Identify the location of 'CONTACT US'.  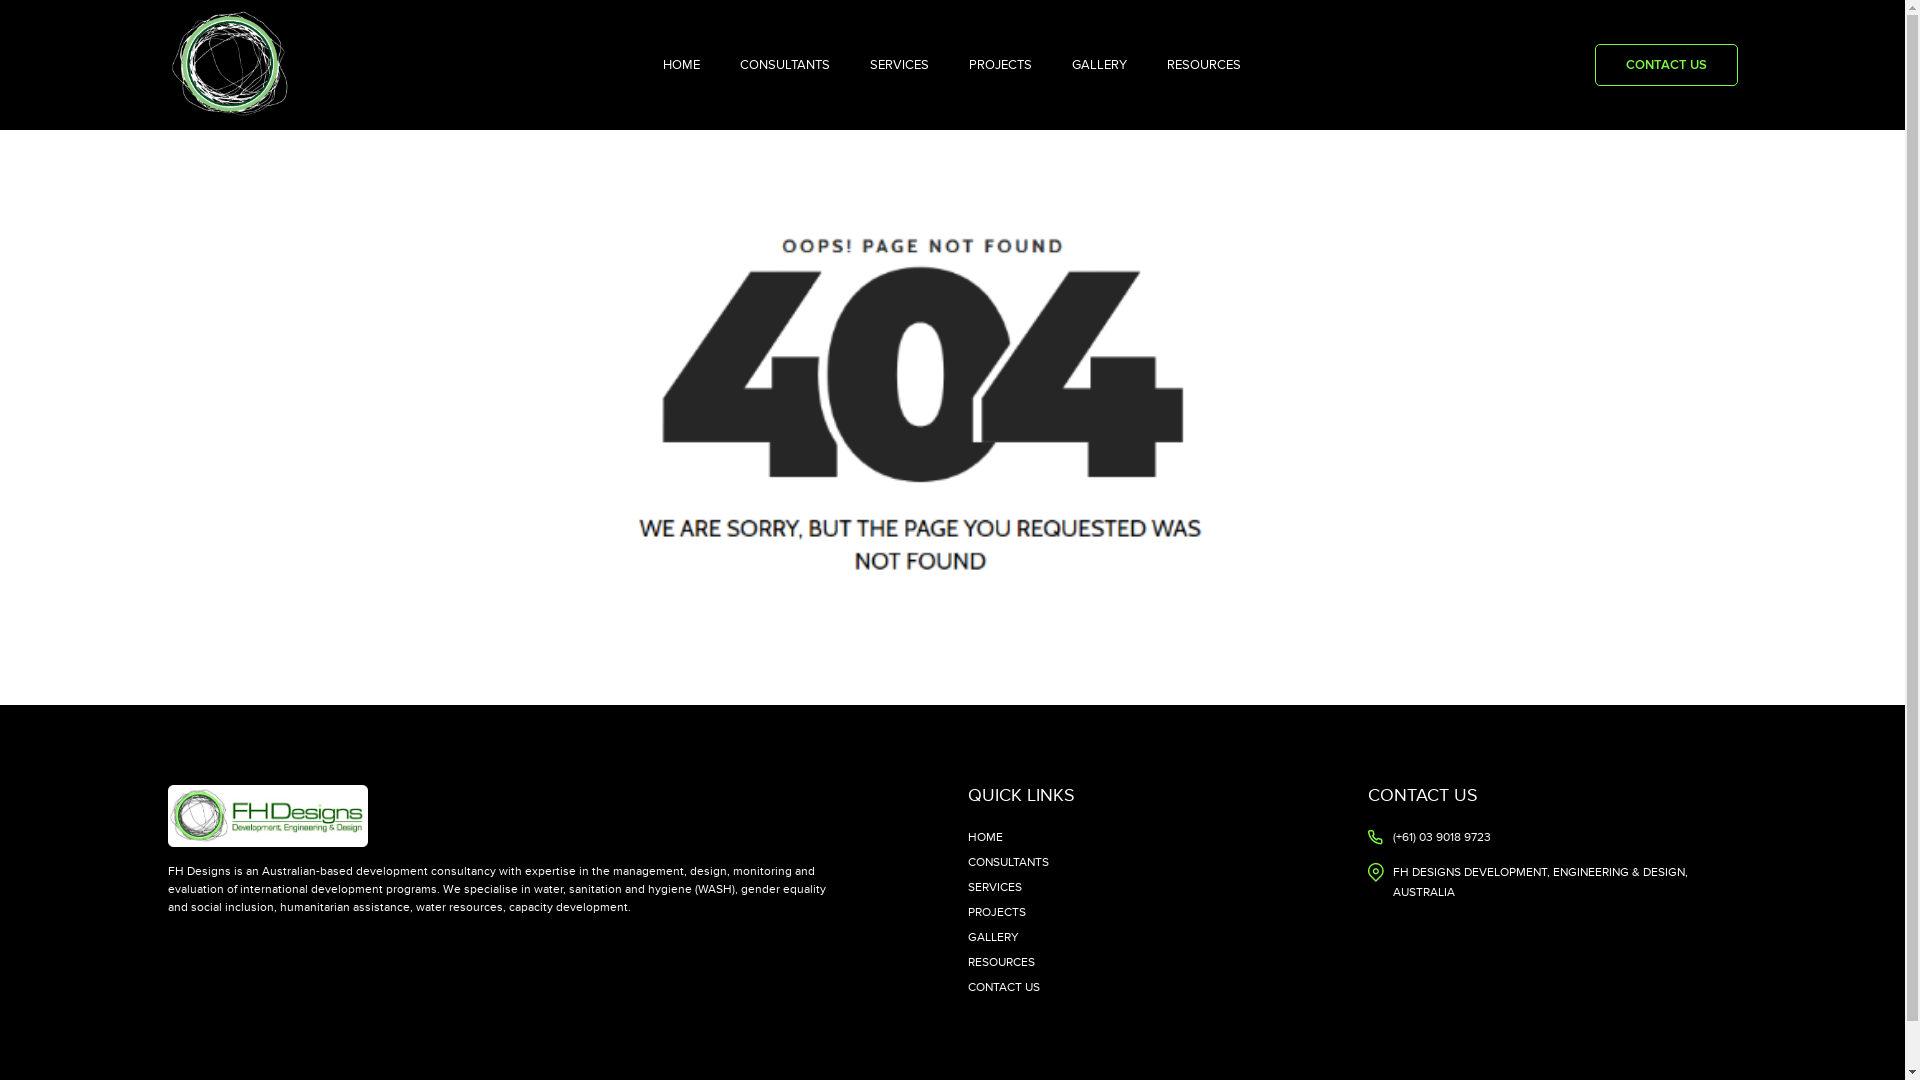
(1665, 64).